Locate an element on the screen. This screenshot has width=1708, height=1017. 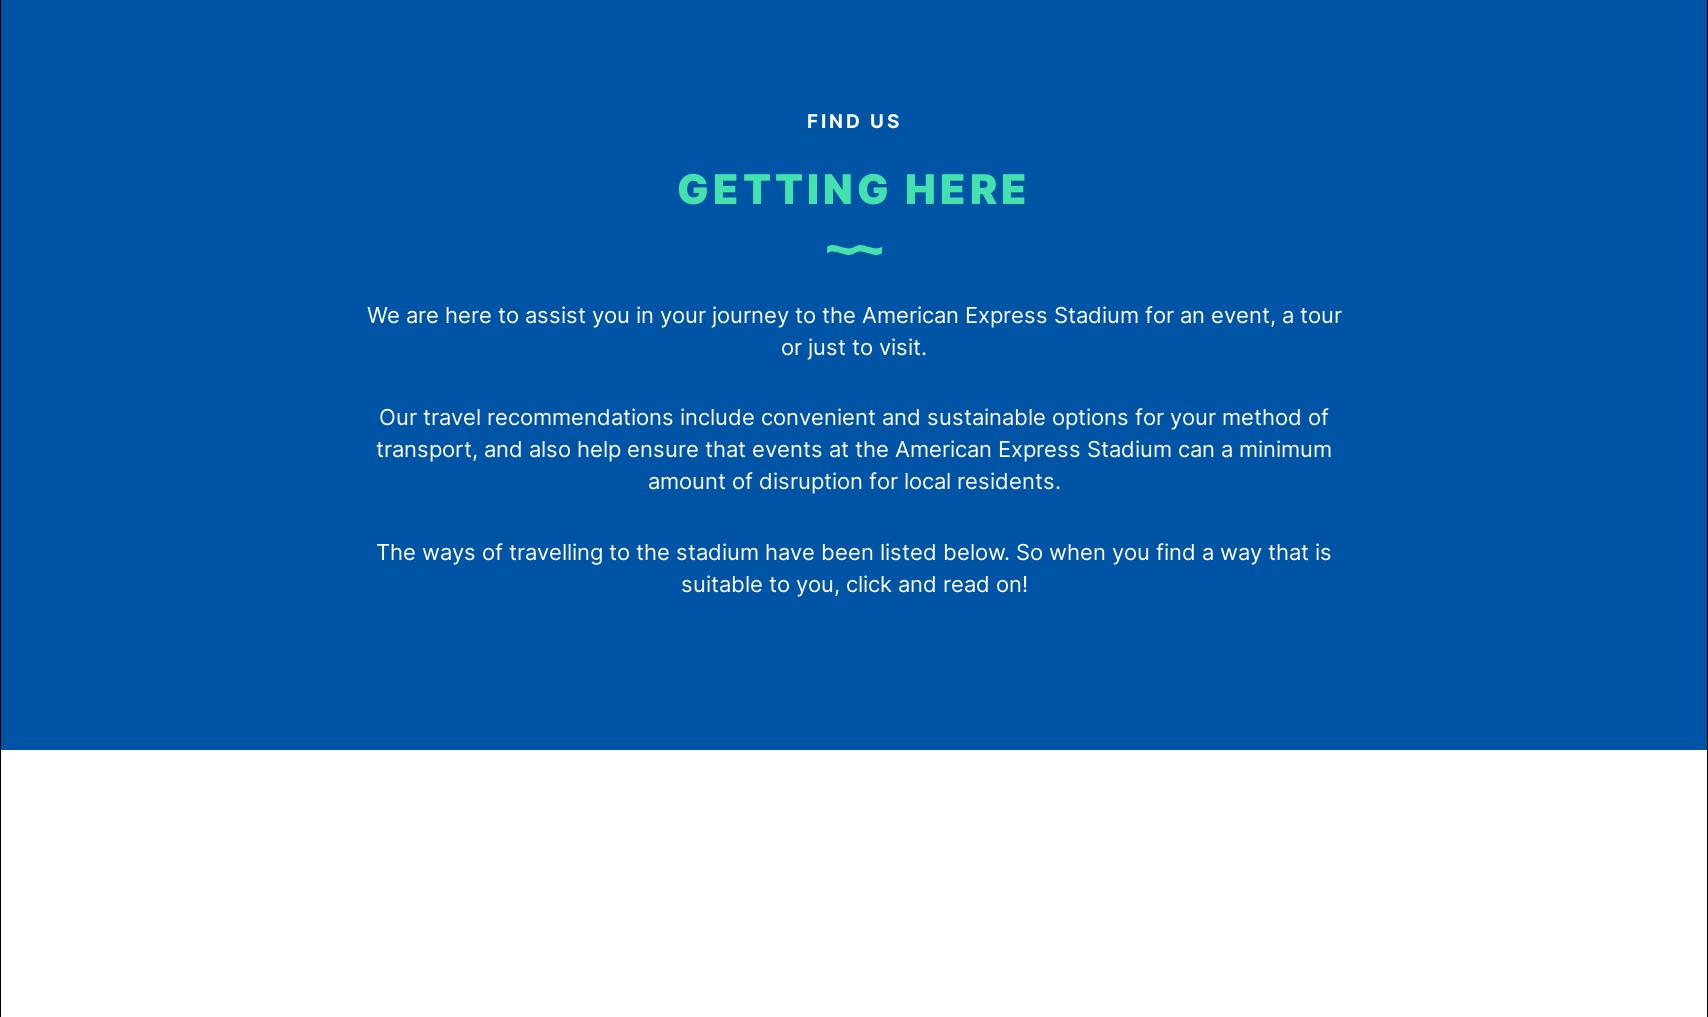
'What's on' is located at coordinates (277, 382).